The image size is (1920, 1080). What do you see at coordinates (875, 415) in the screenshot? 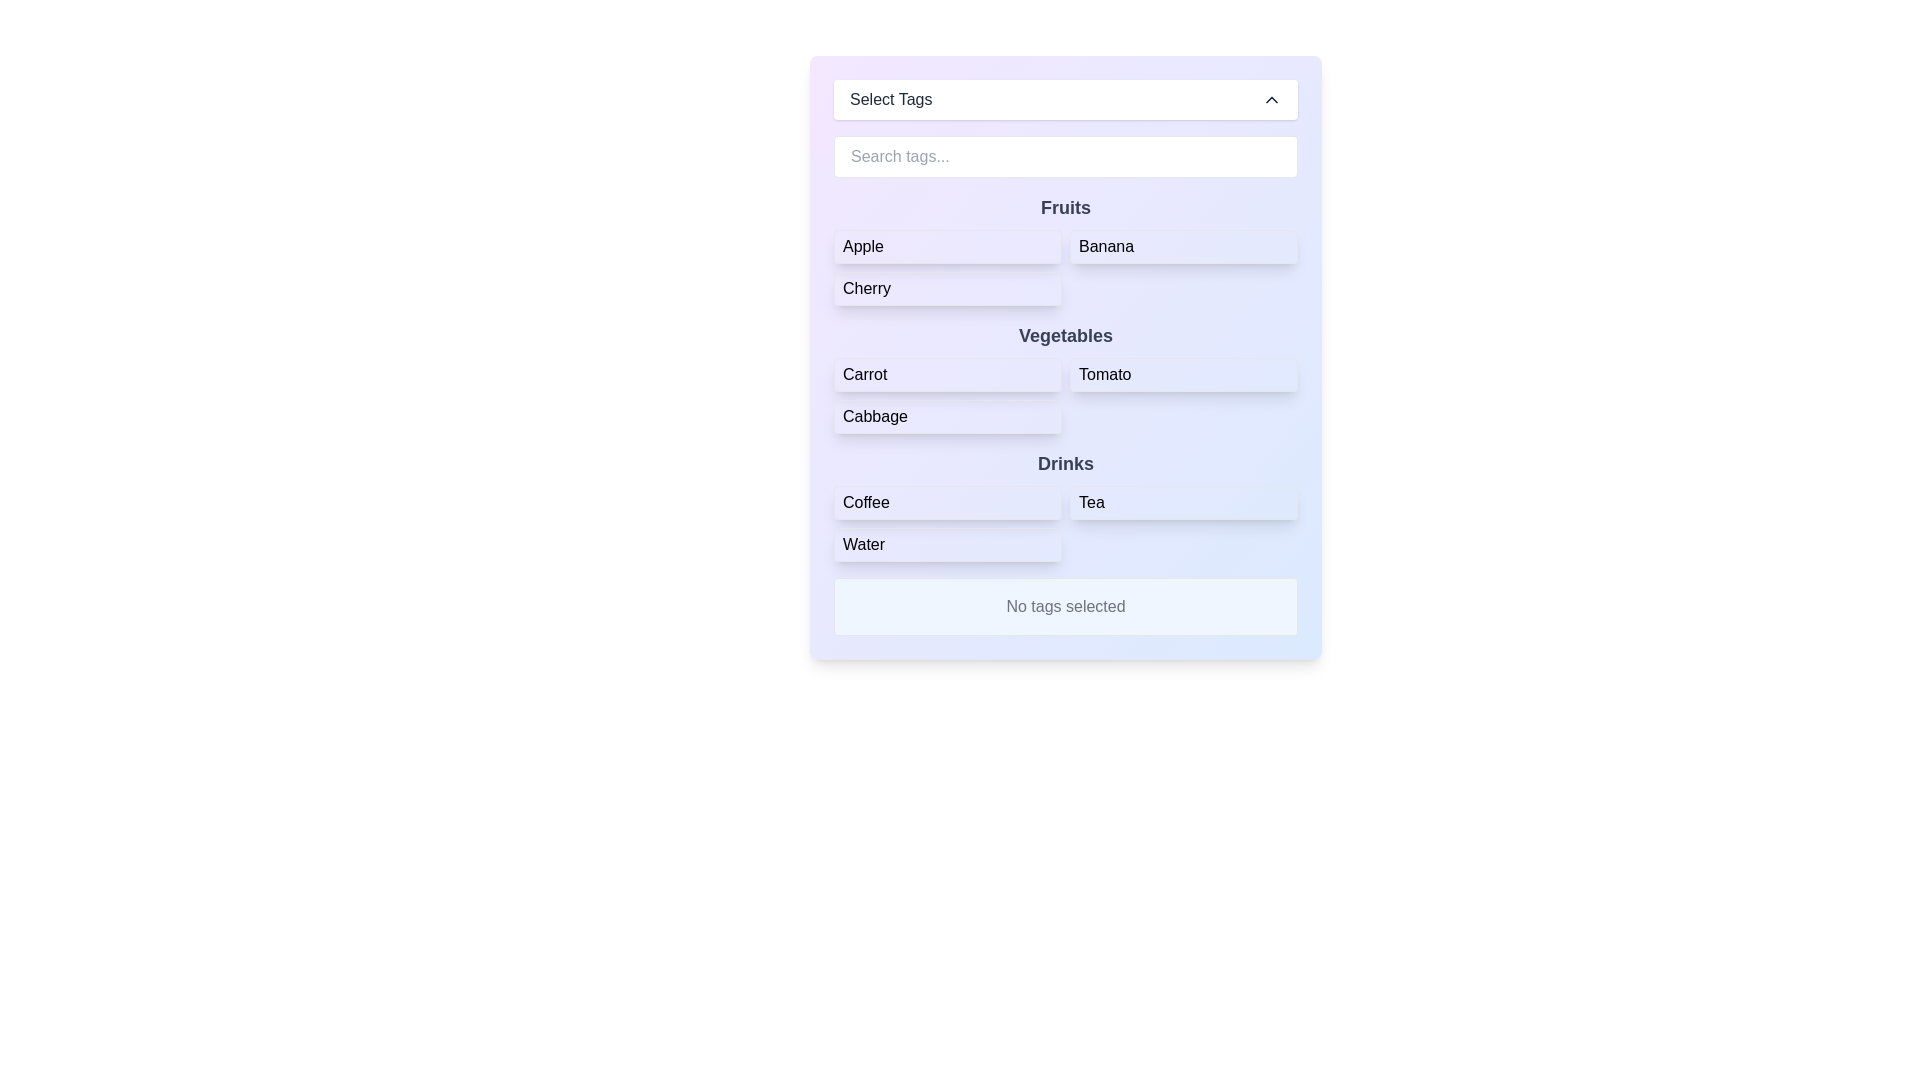
I see `the text label displaying 'Cabbage'` at bounding box center [875, 415].